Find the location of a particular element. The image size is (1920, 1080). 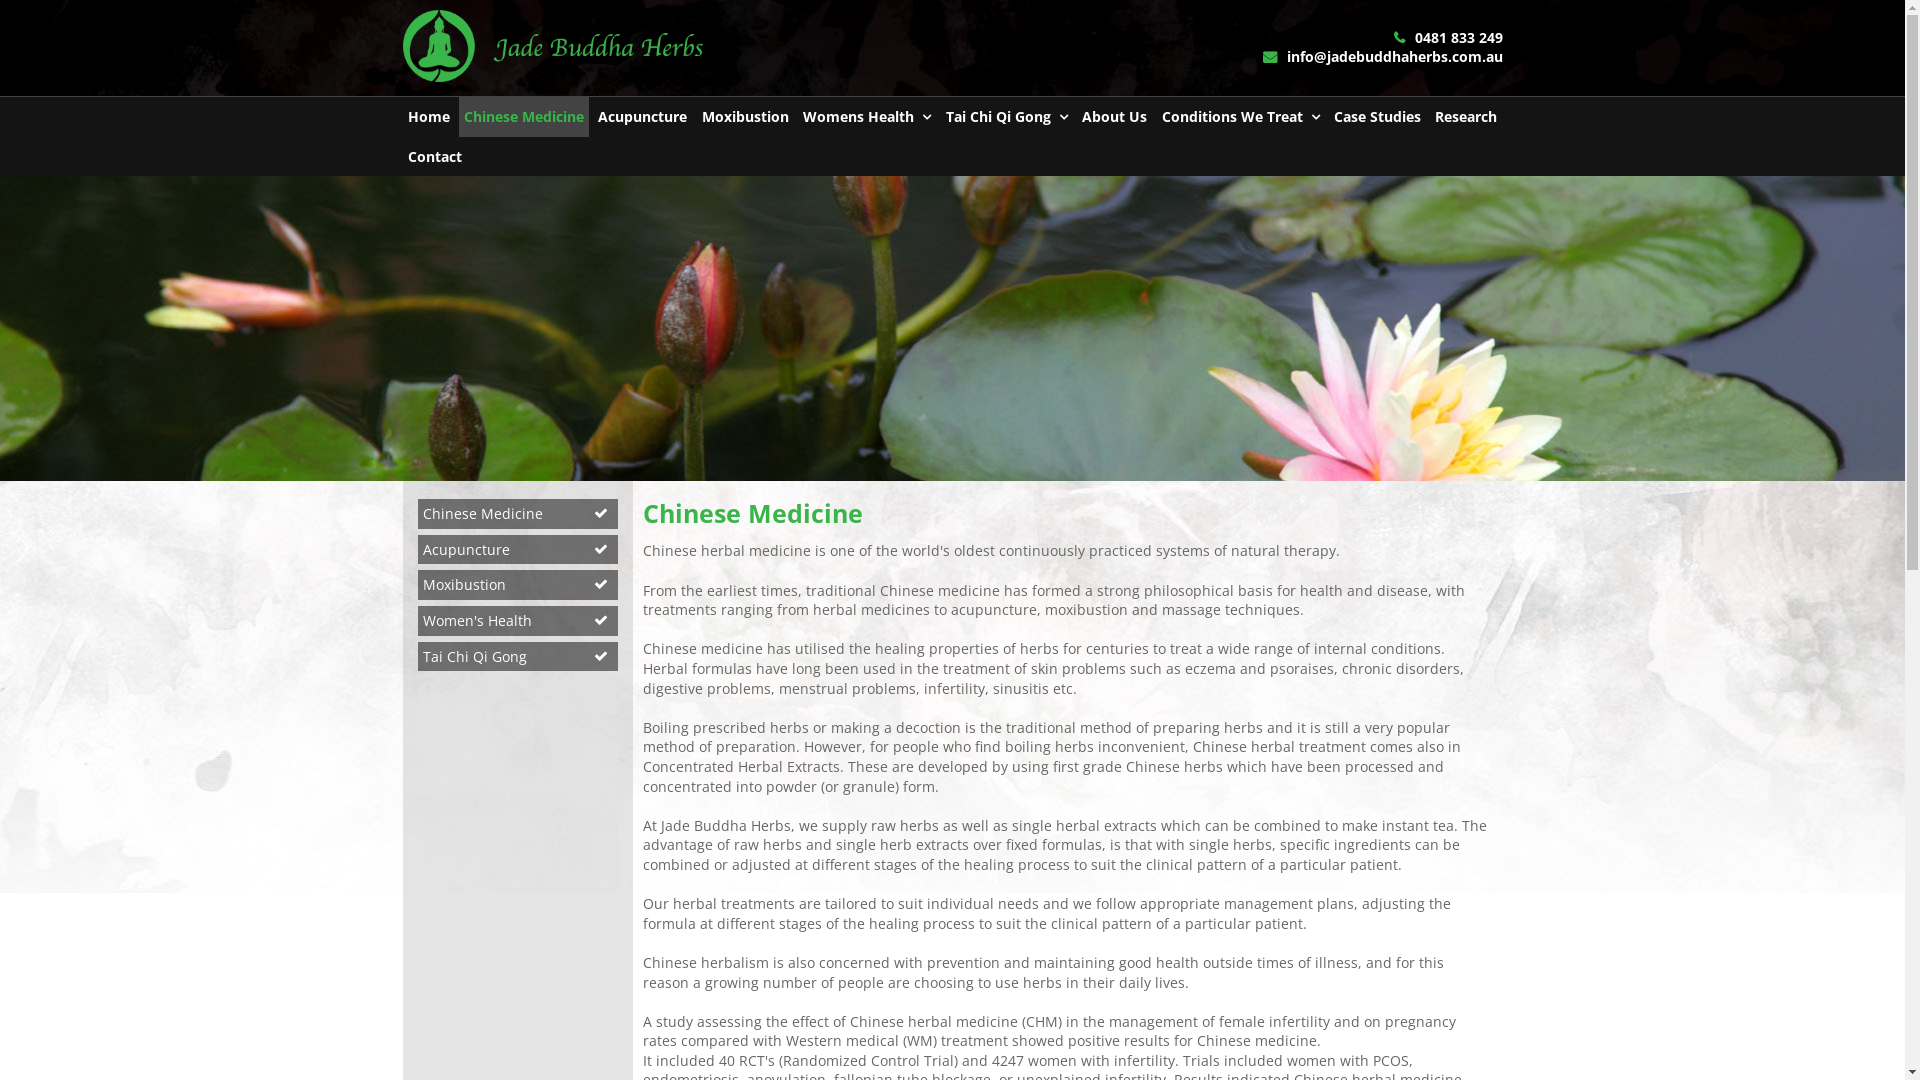

'Chinese Medicine' is located at coordinates (518, 512).